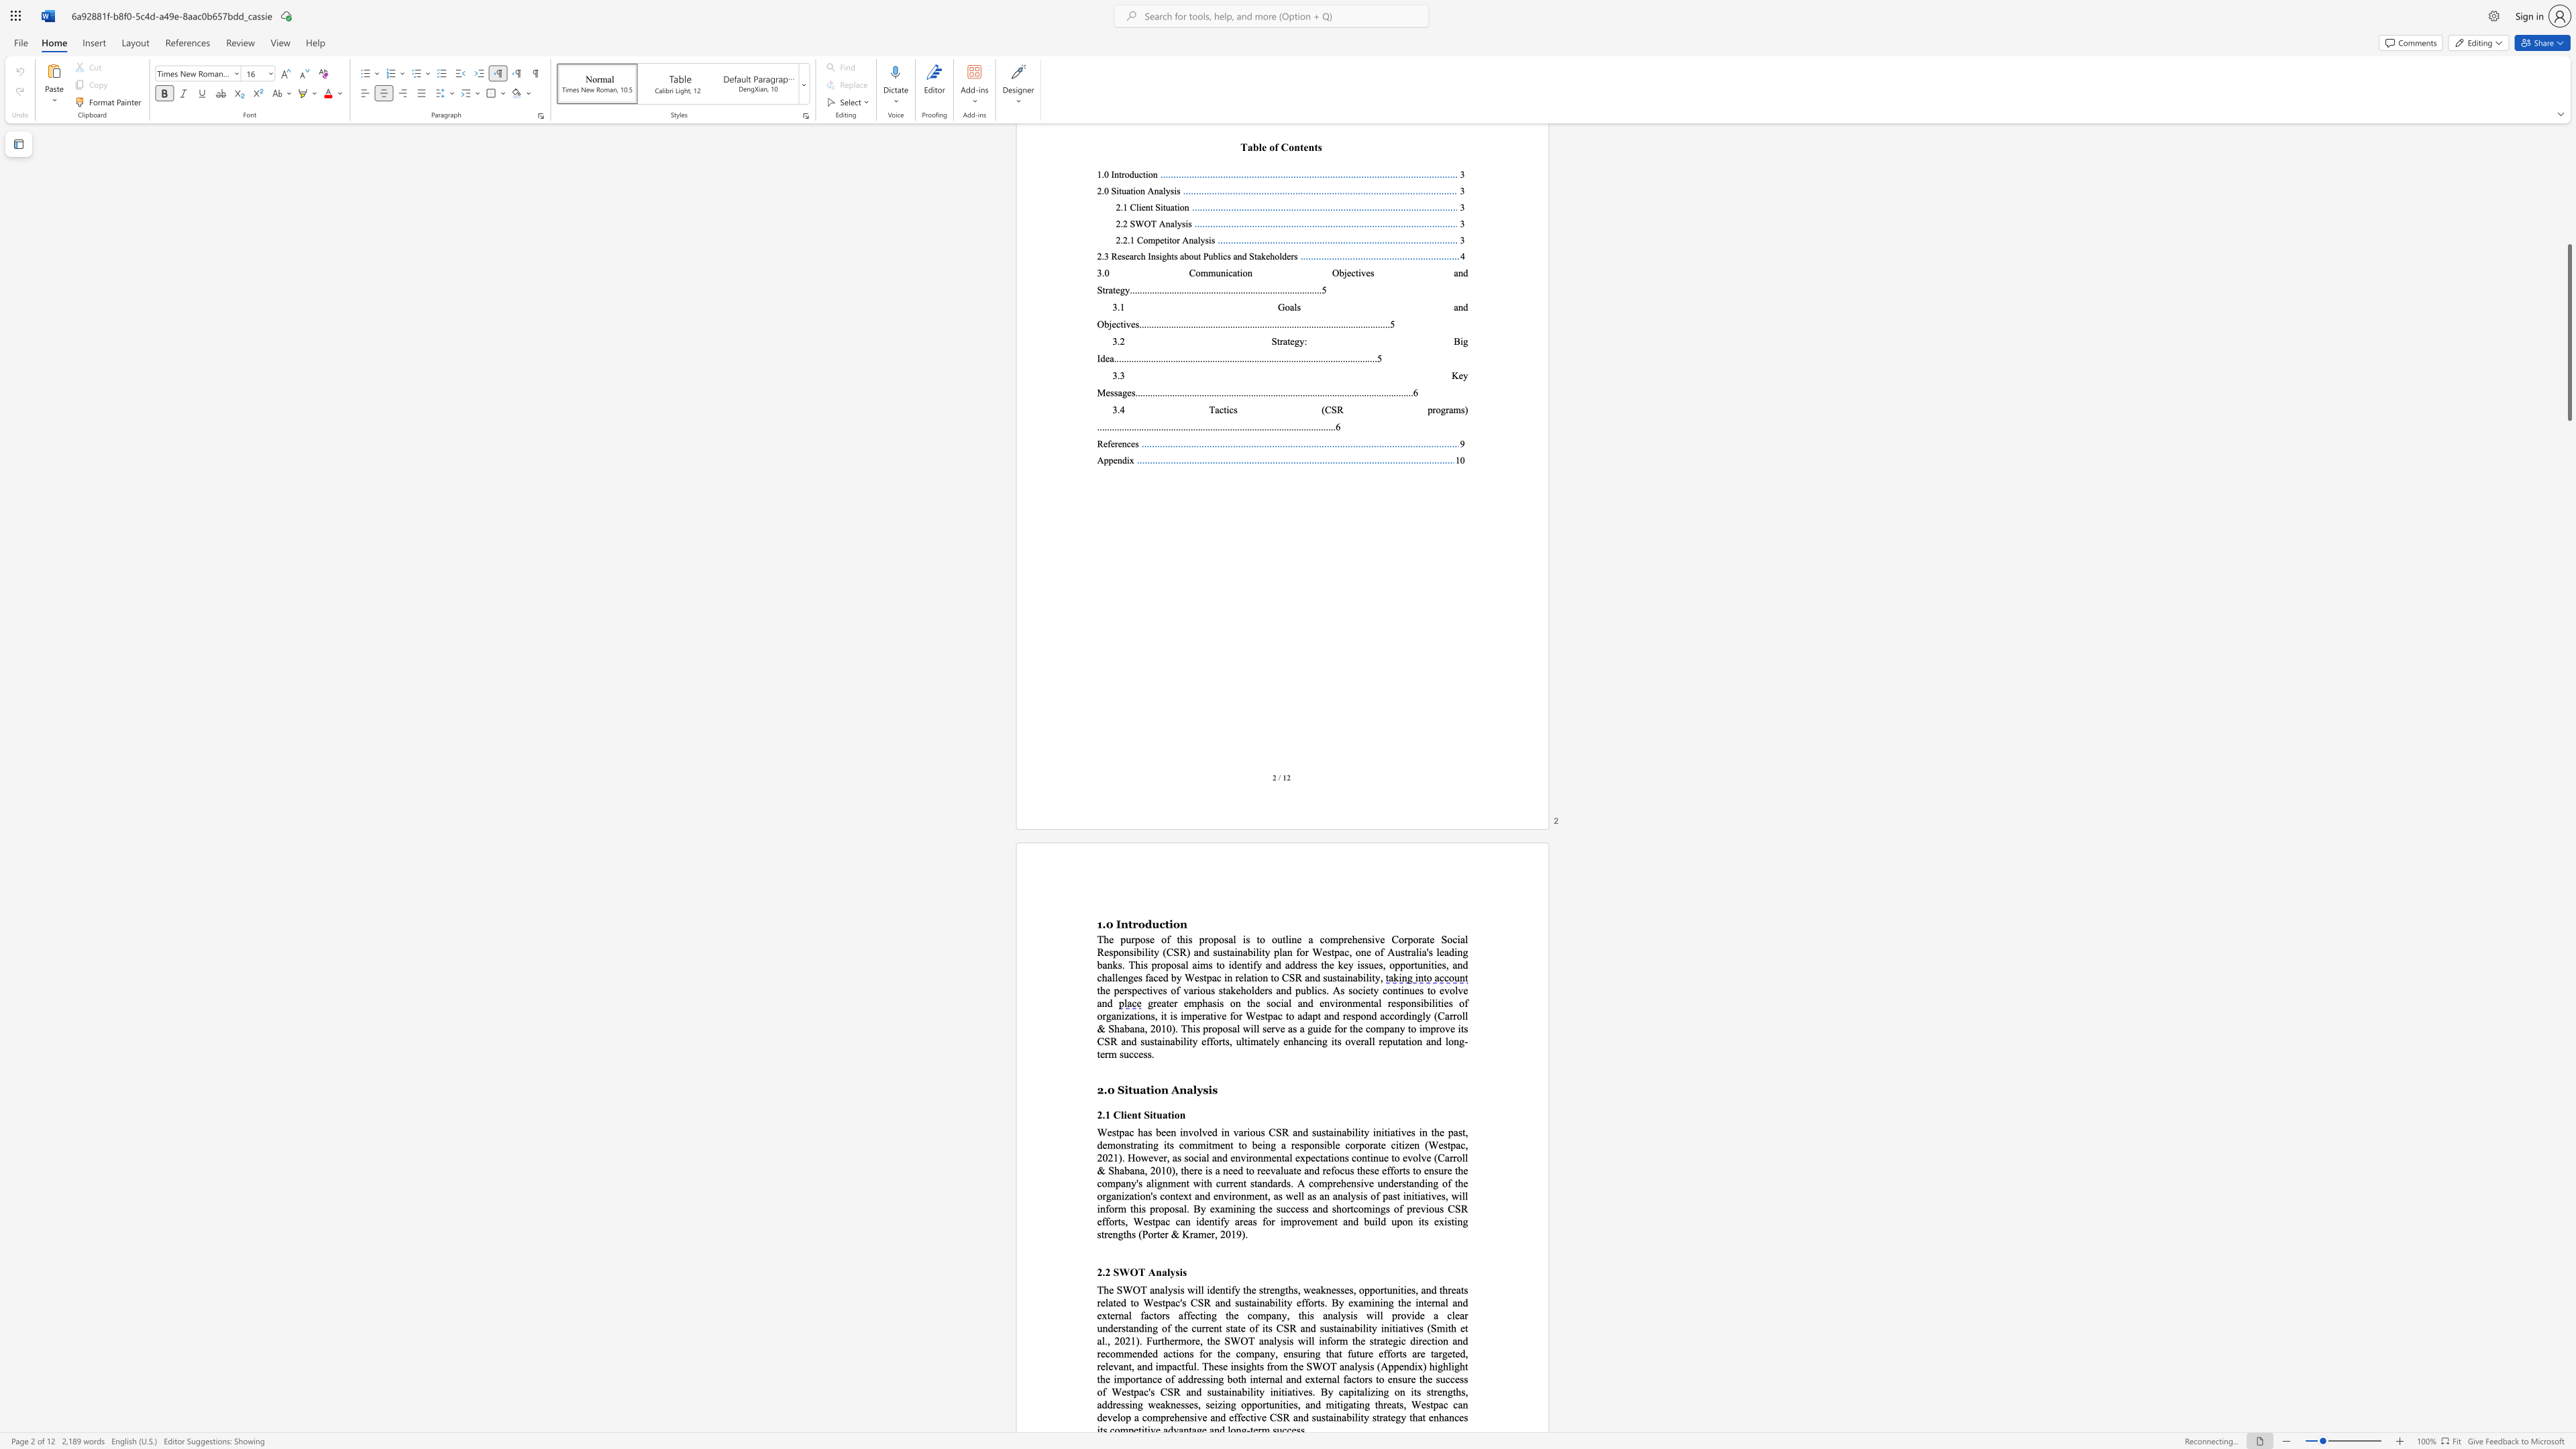 The image size is (2576, 1449). Describe the element at coordinates (1120, 1088) in the screenshot. I see `the 1th character "S" in the text` at that location.